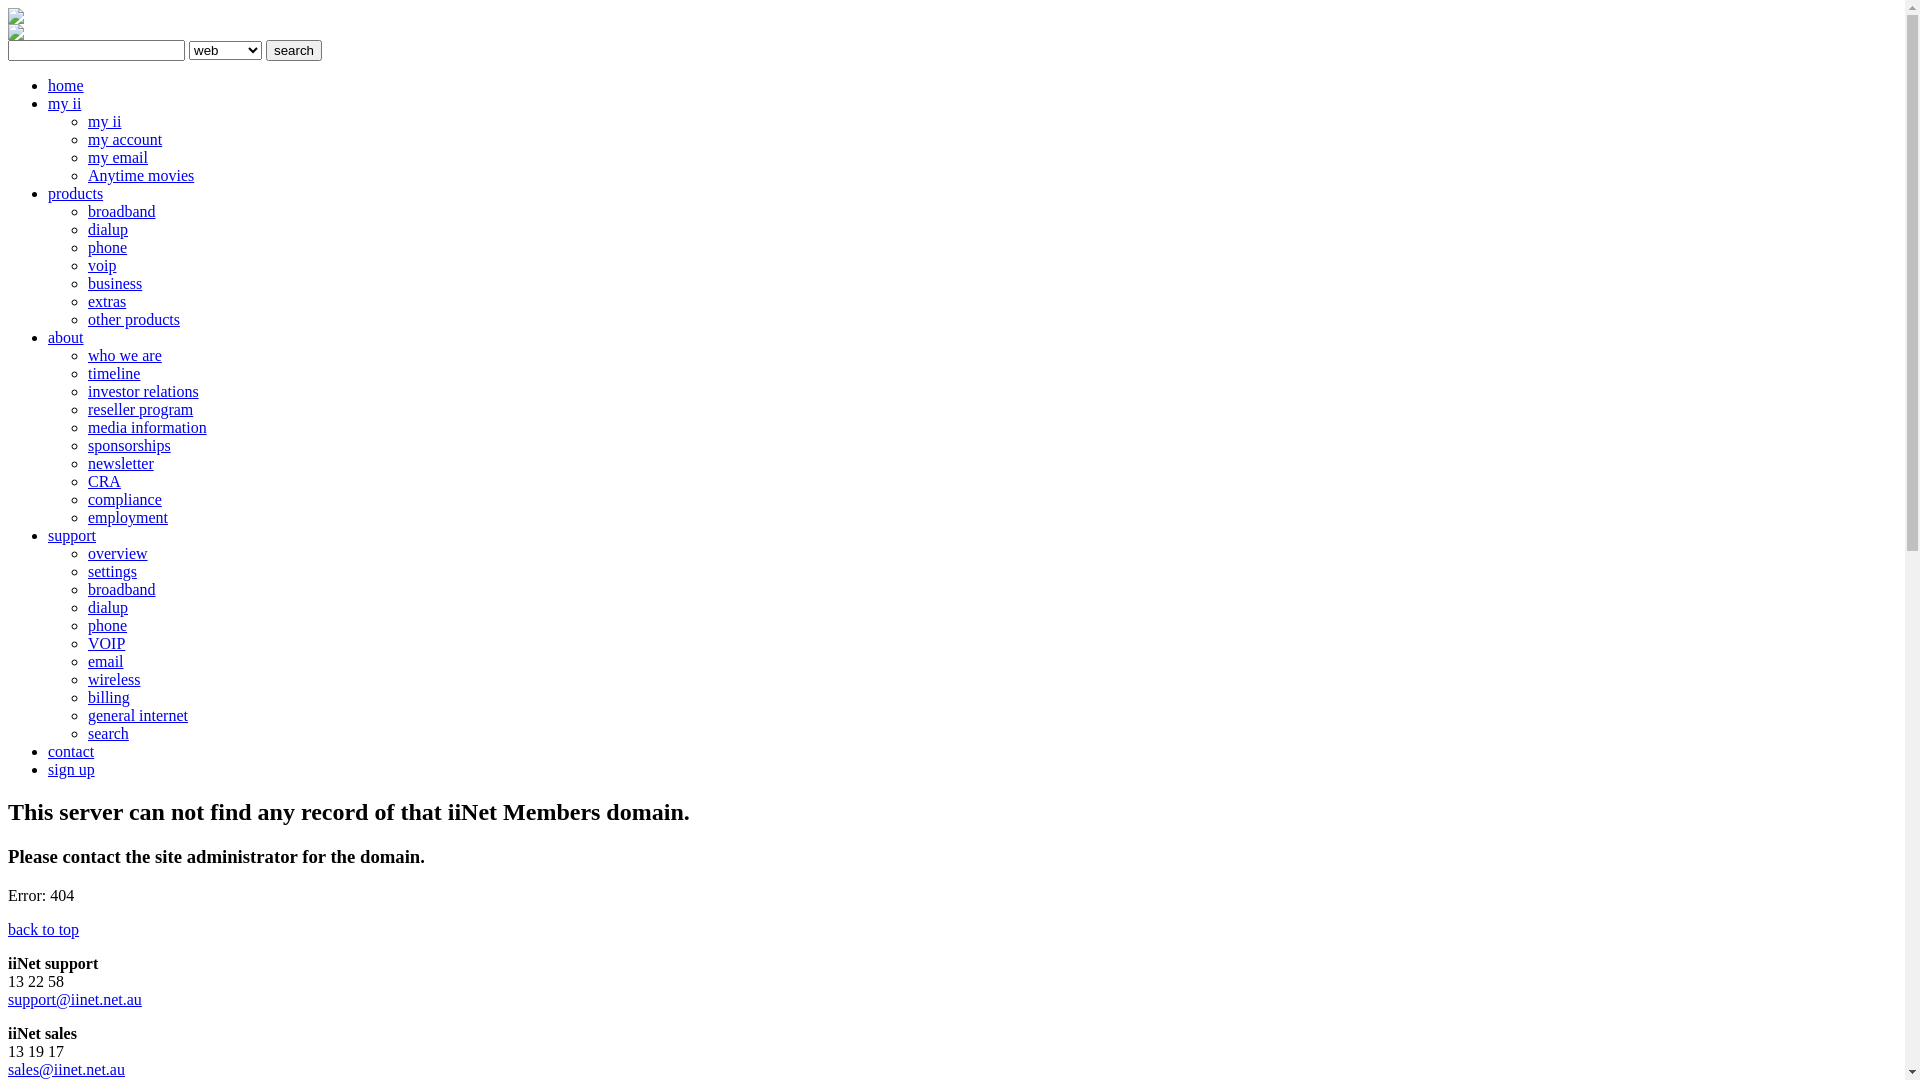 This screenshot has width=1920, height=1080. Describe the element at coordinates (86, 624) in the screenshot. I see `'phone'` at that location.